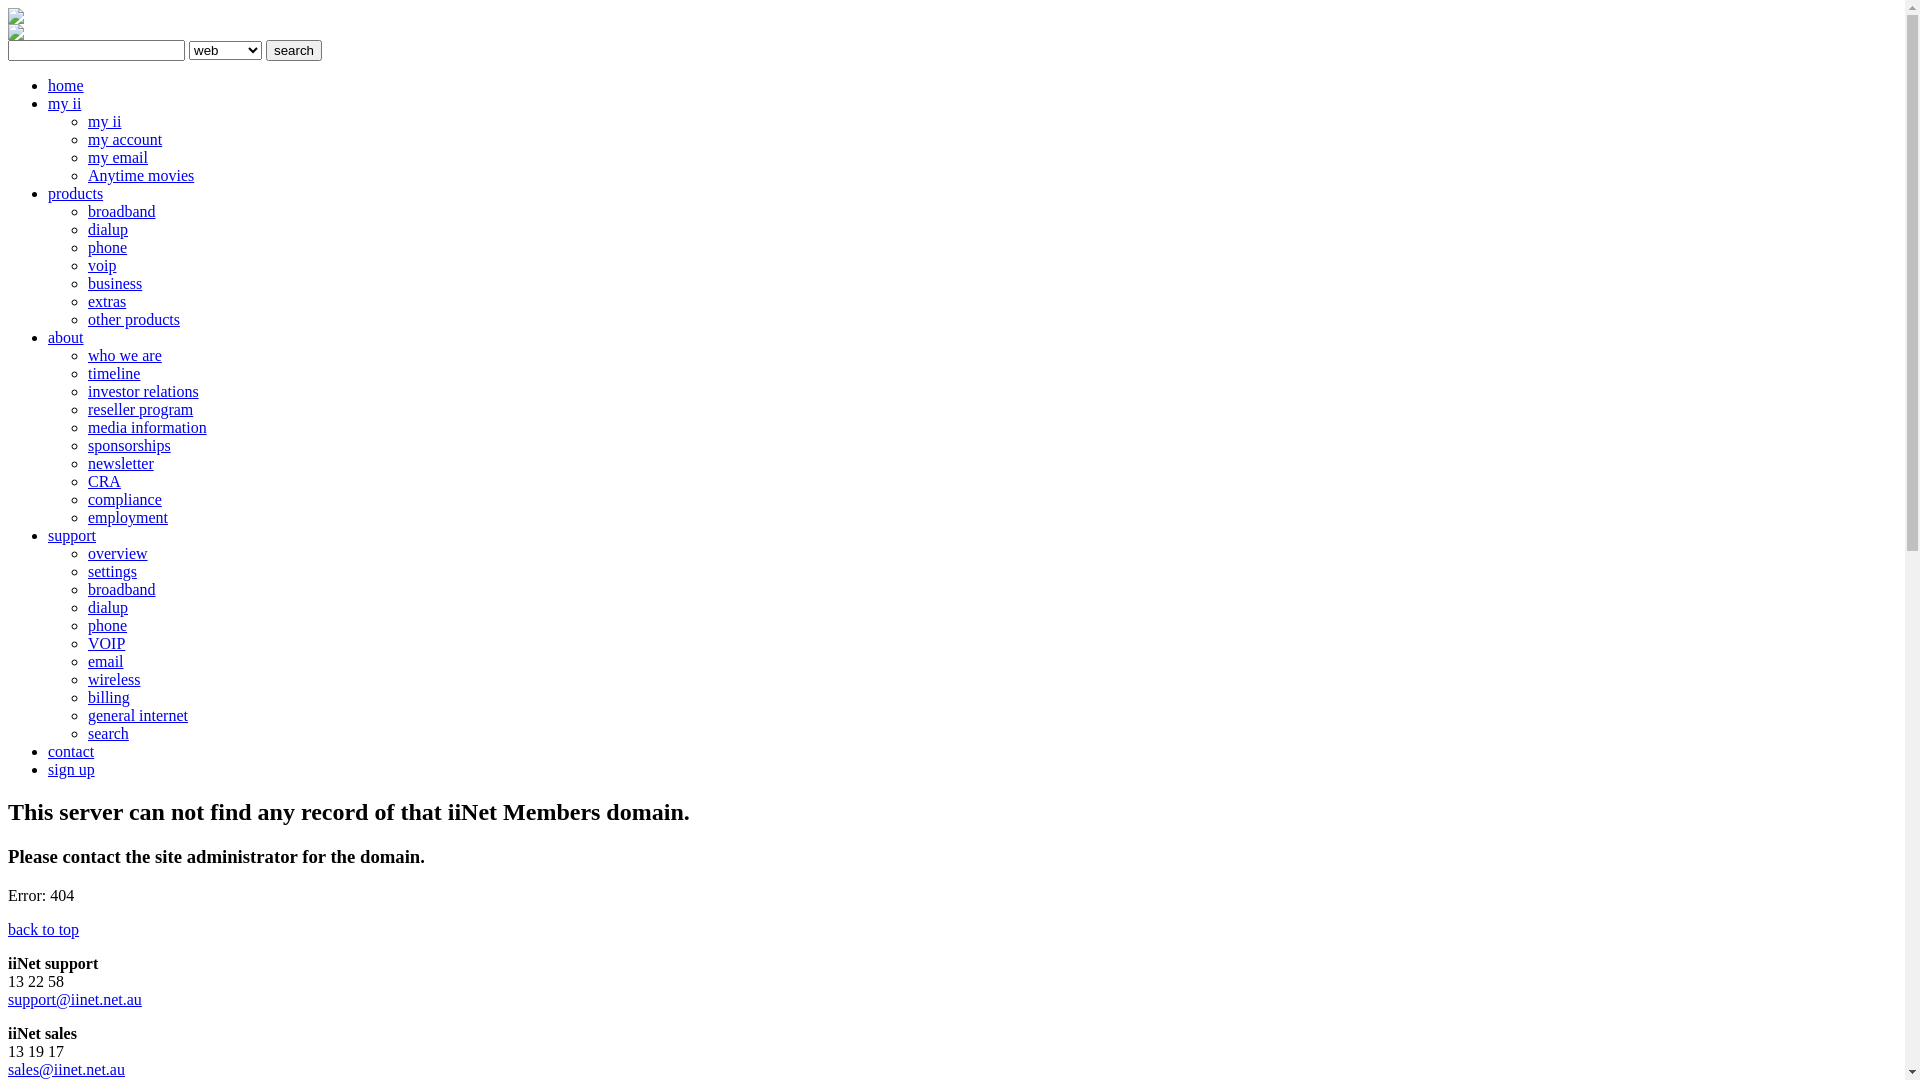 This screenshot has width=1920, height=1080. Describe the element at coordinates (86, 624) in the screenshot. I see `'phone'` at that location.